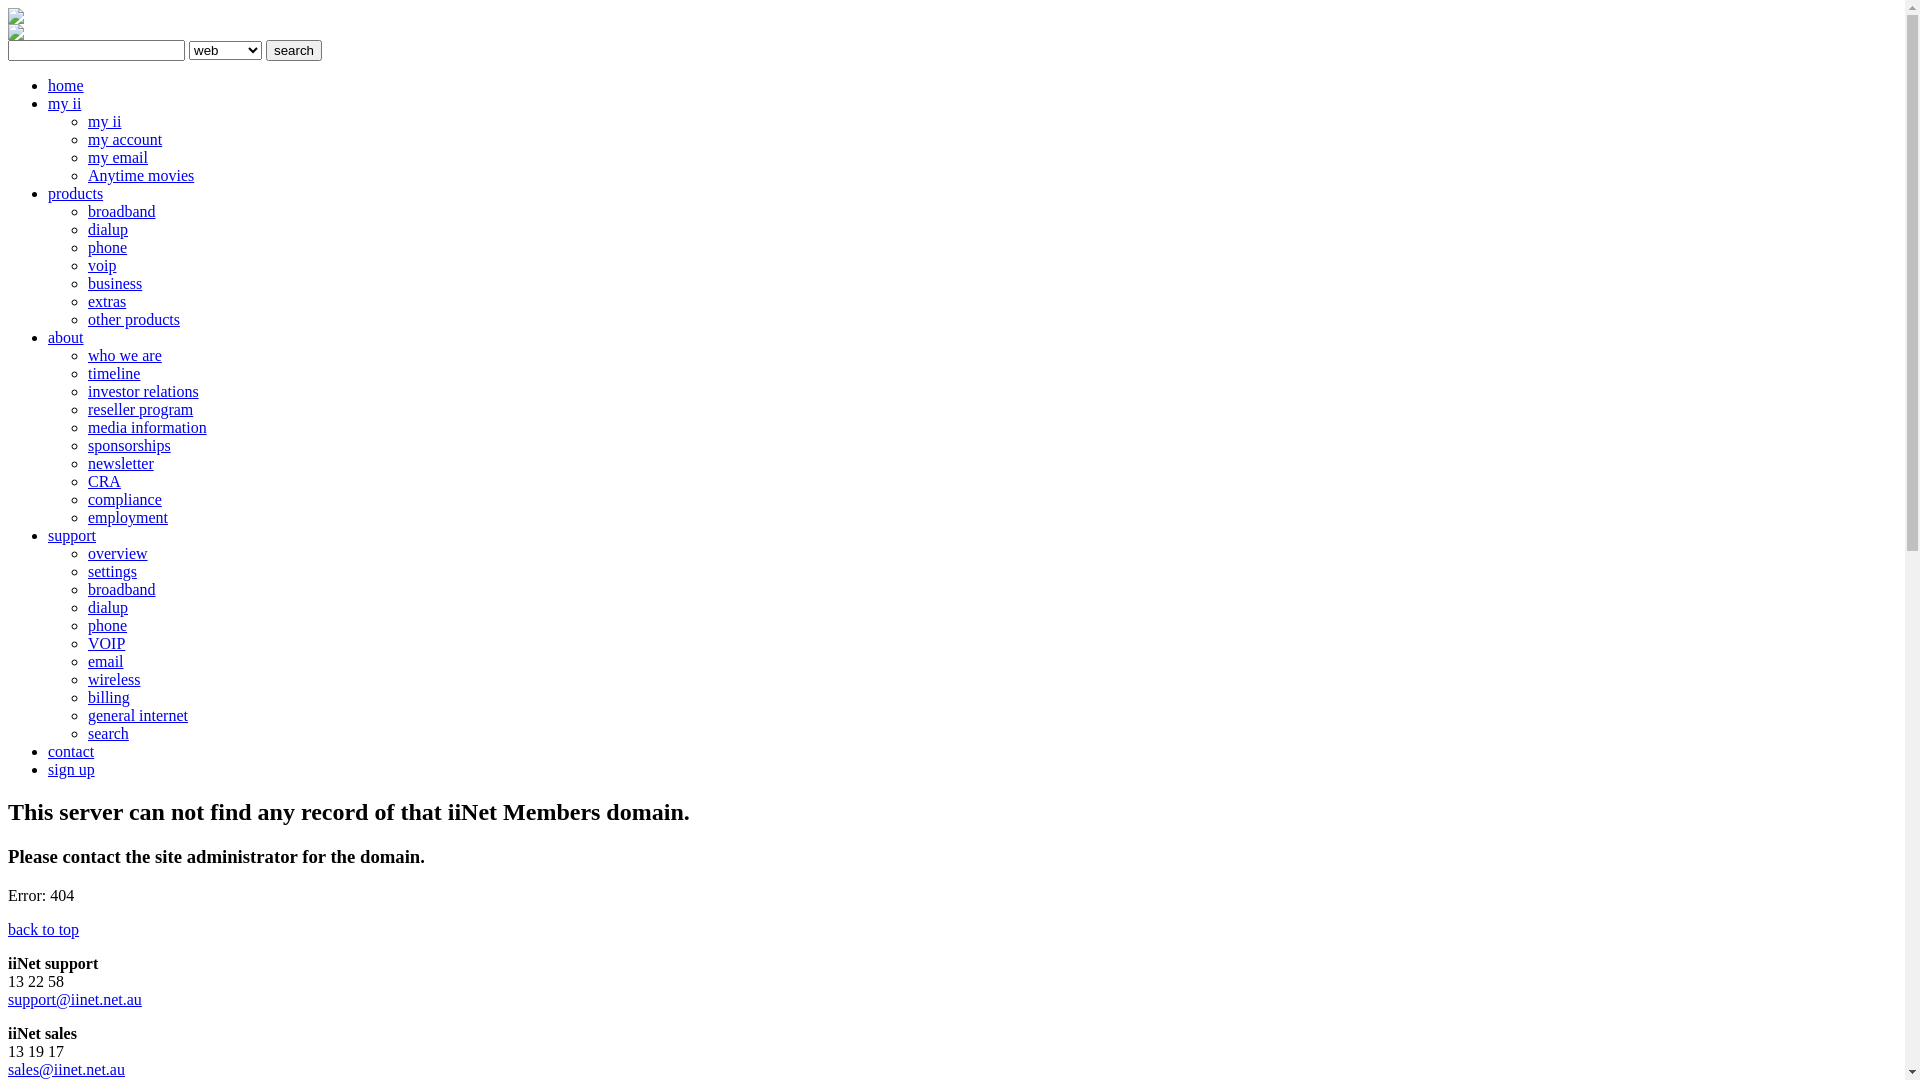 This screenshot has width=1920, height=1080. Describe the element at coordinates (86, 624) in the screenshot. I see `'phone'` at that location.